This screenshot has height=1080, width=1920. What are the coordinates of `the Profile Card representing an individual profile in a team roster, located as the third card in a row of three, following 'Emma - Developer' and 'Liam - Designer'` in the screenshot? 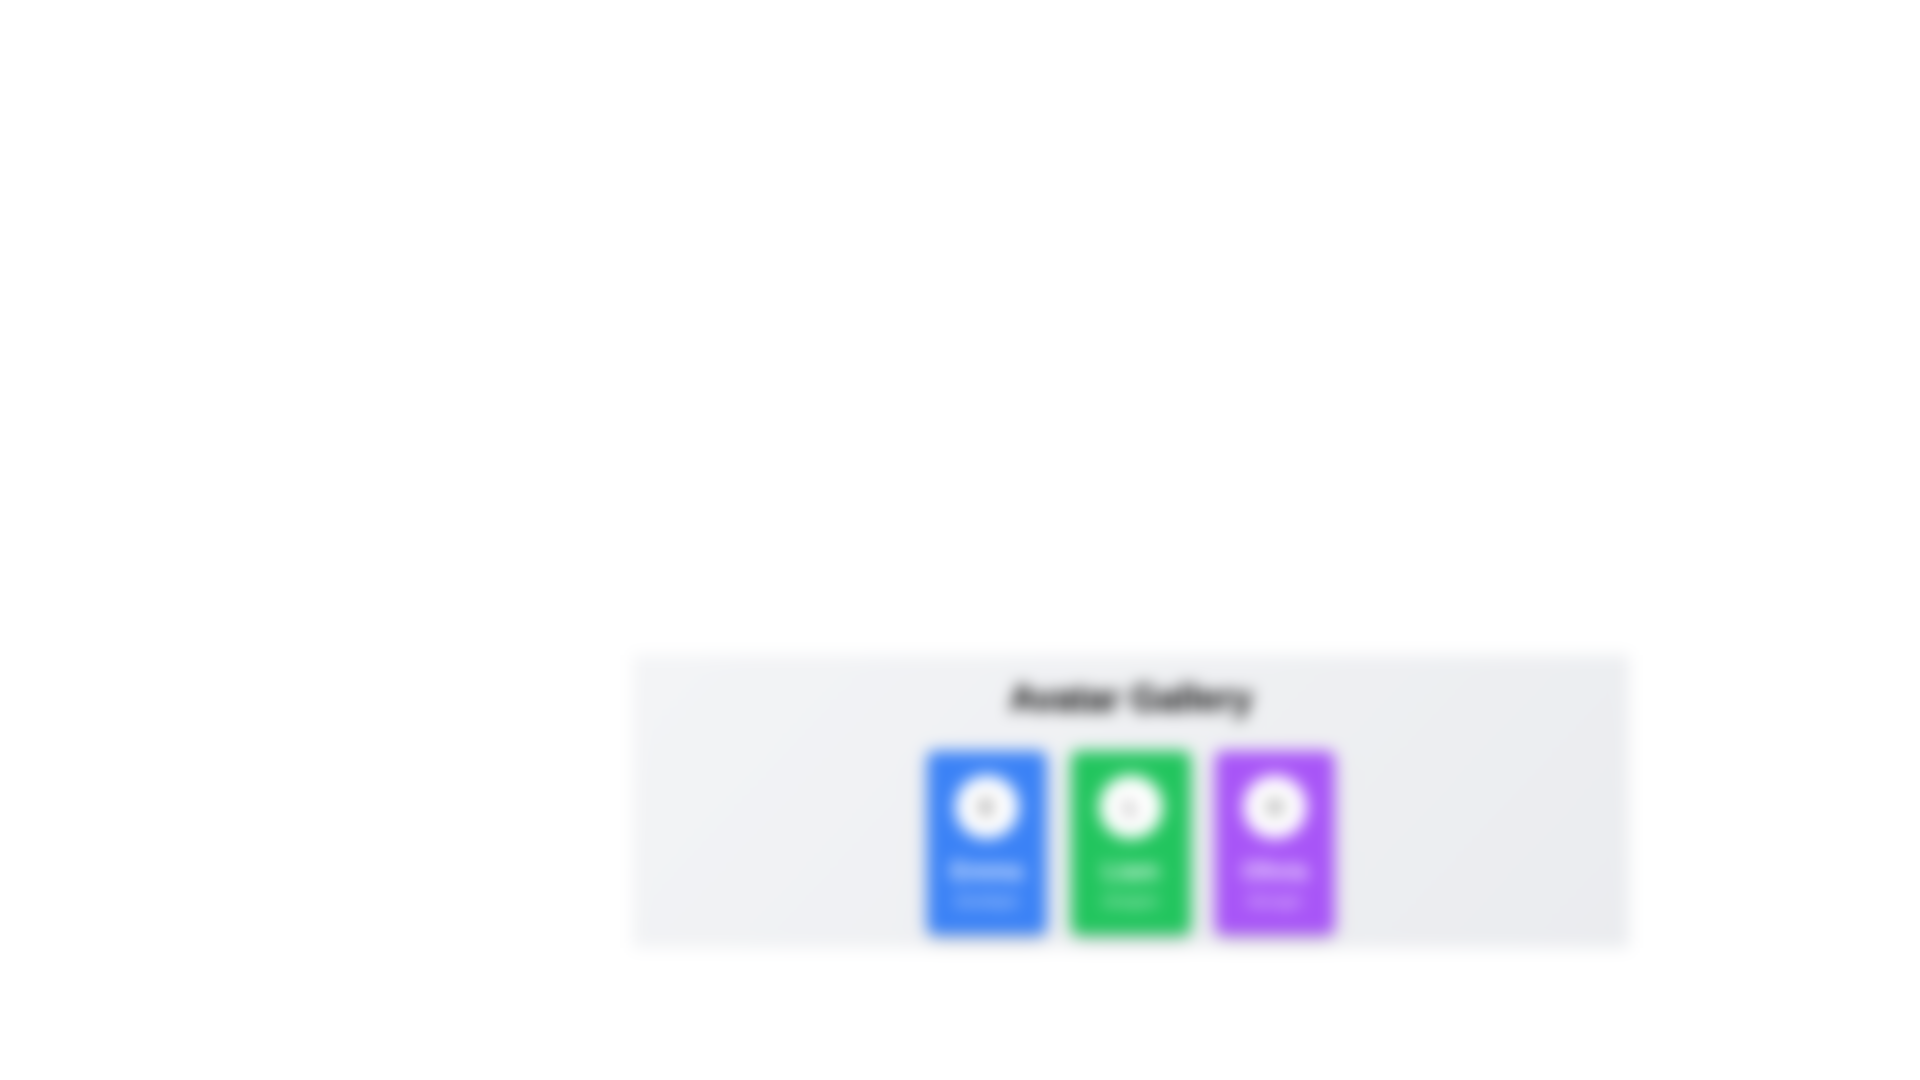 It's located at (1274, 843).